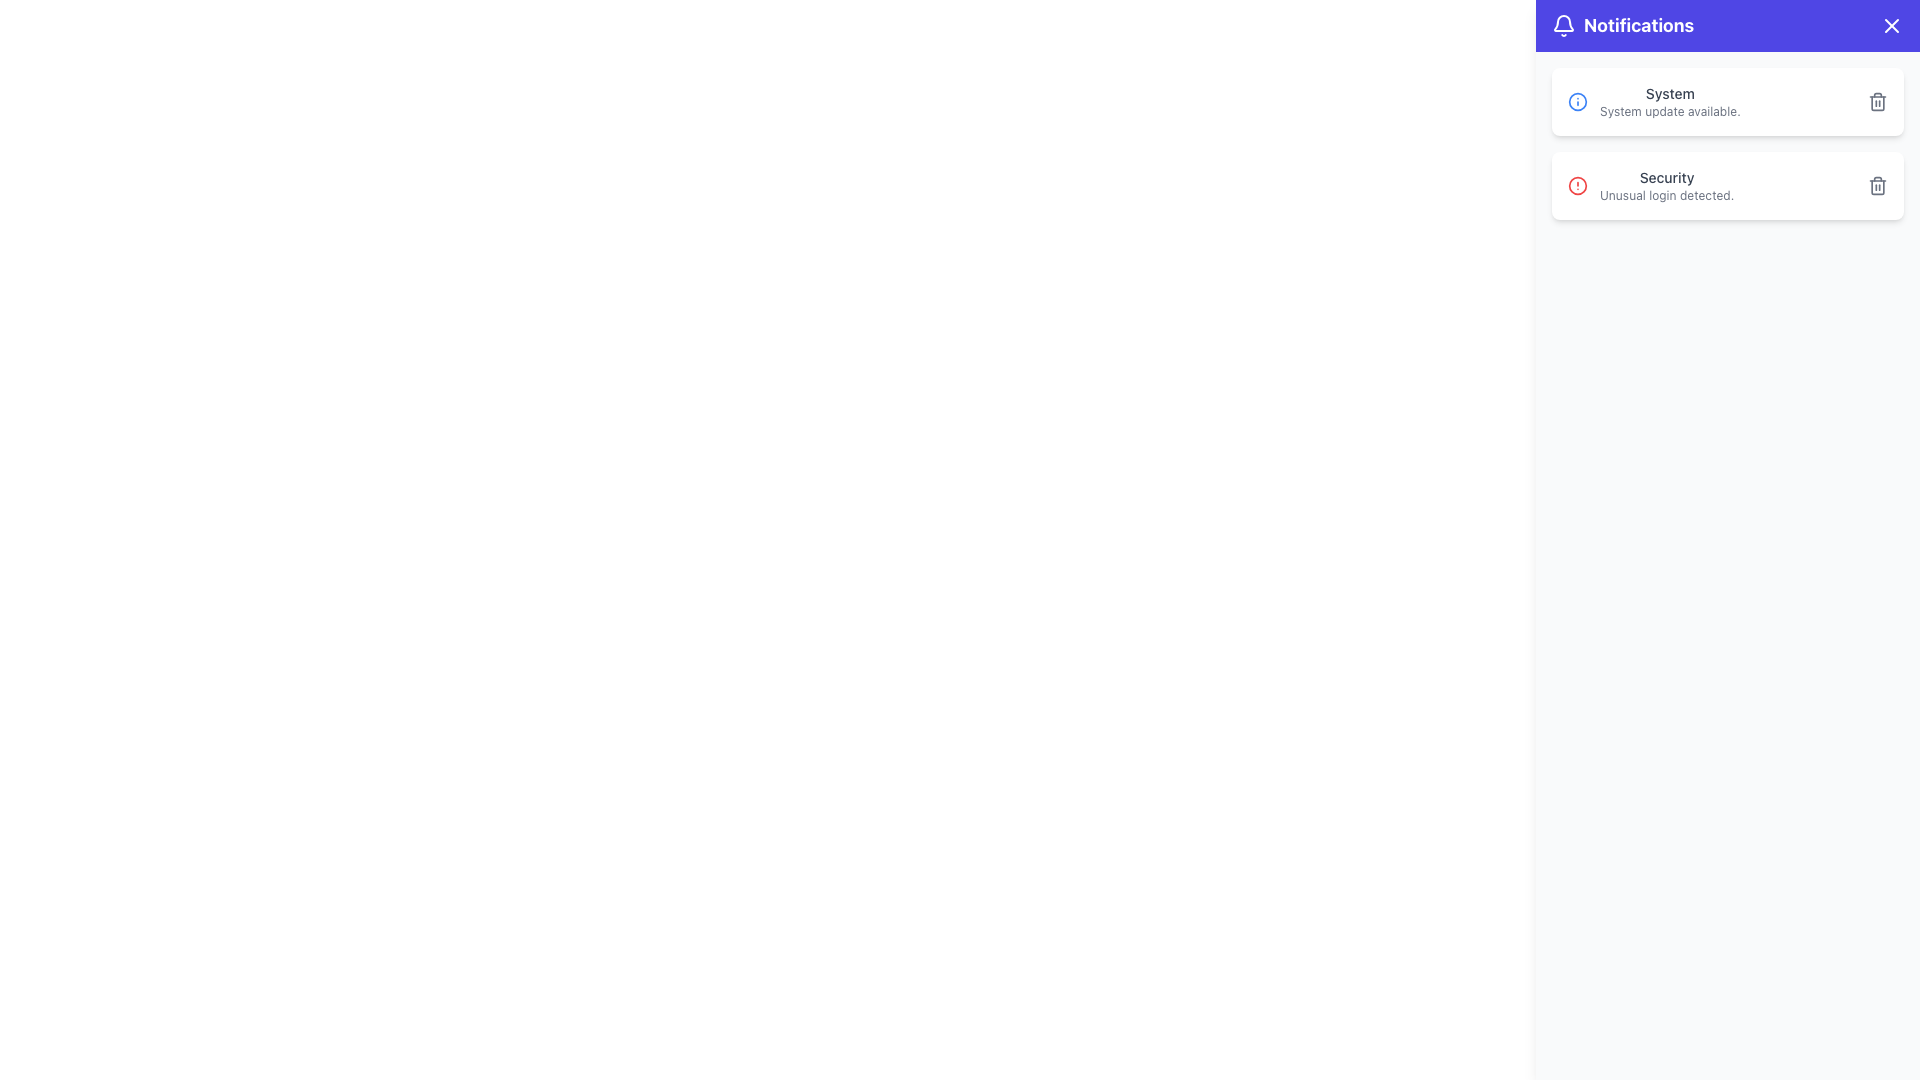  What do you see at coordinates (1670, 111) in the screenshot?
I see `text from the label that states 'System update available.' which is styled in a small gray font and is positioned below the 'System' heading in the notification card` at bounding box center [1670, 111].